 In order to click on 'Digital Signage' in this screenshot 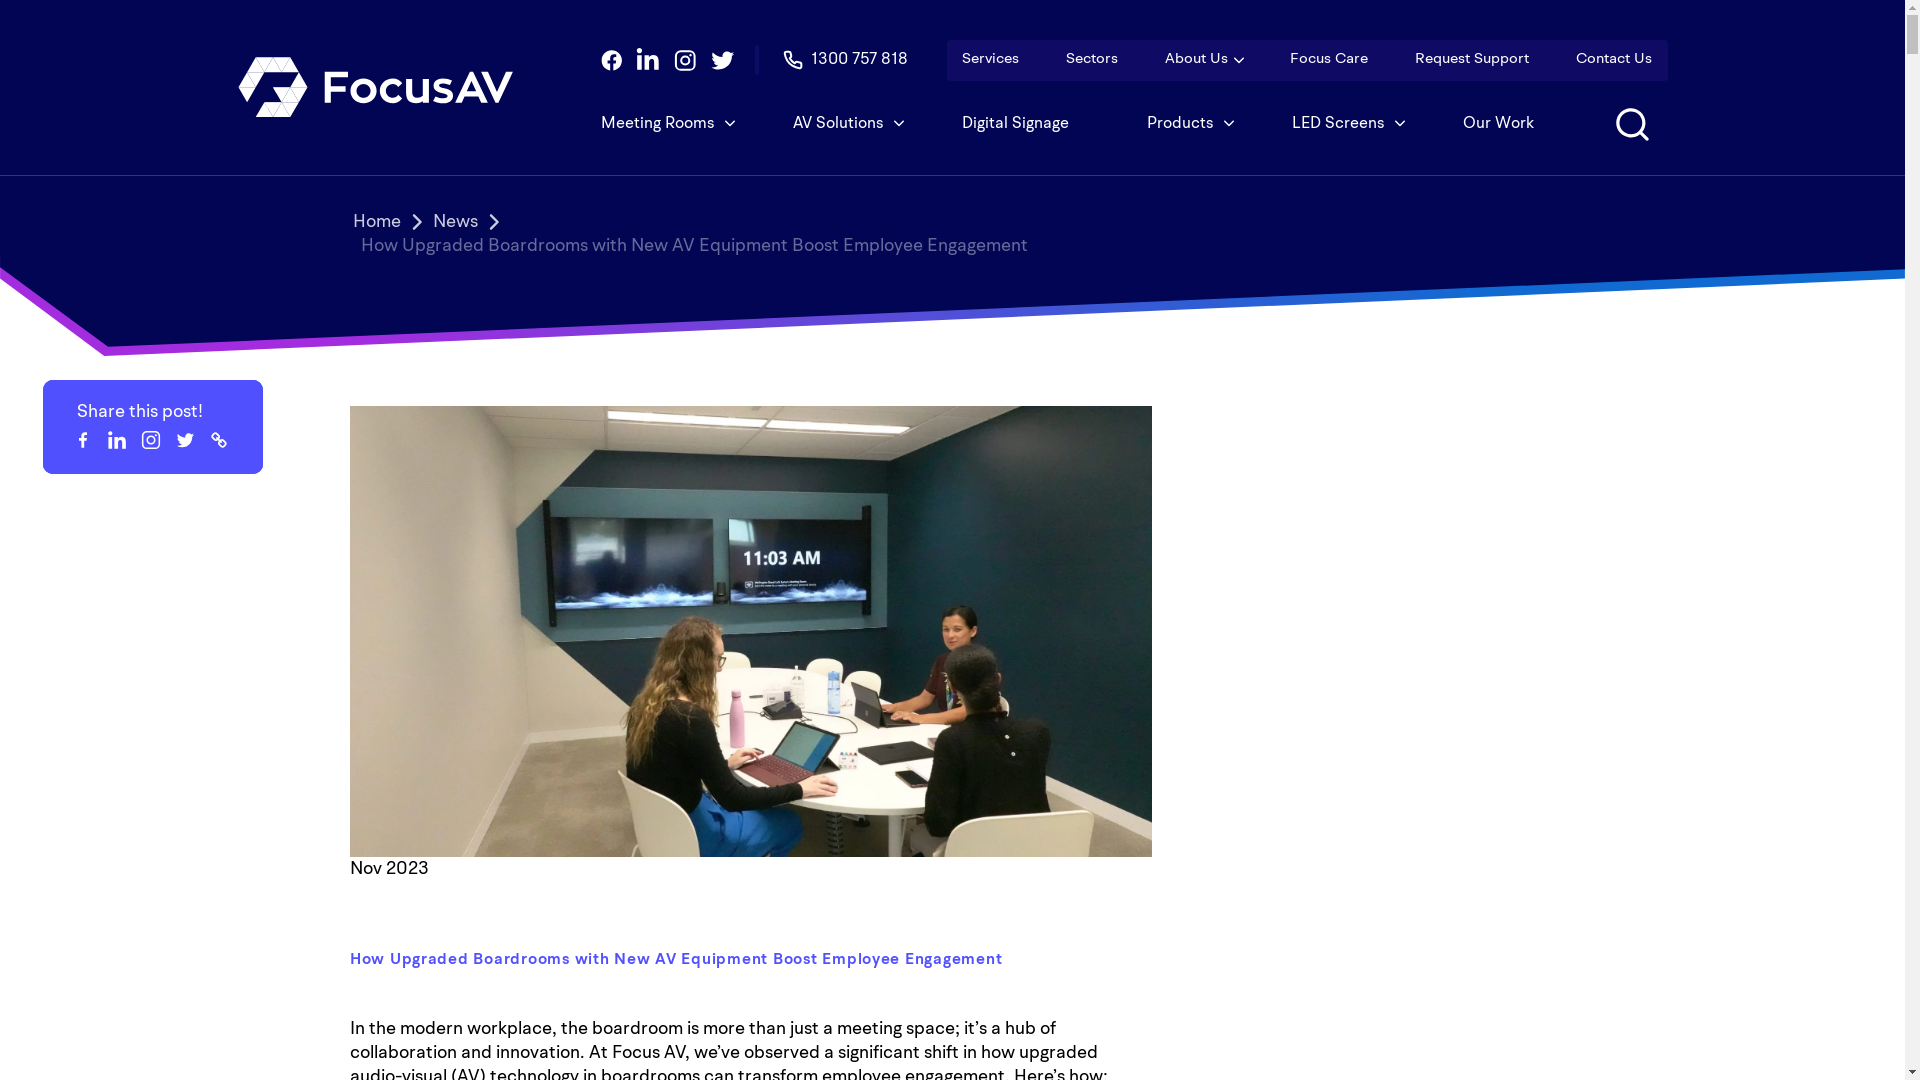, I will do `click(1015, 123)`.